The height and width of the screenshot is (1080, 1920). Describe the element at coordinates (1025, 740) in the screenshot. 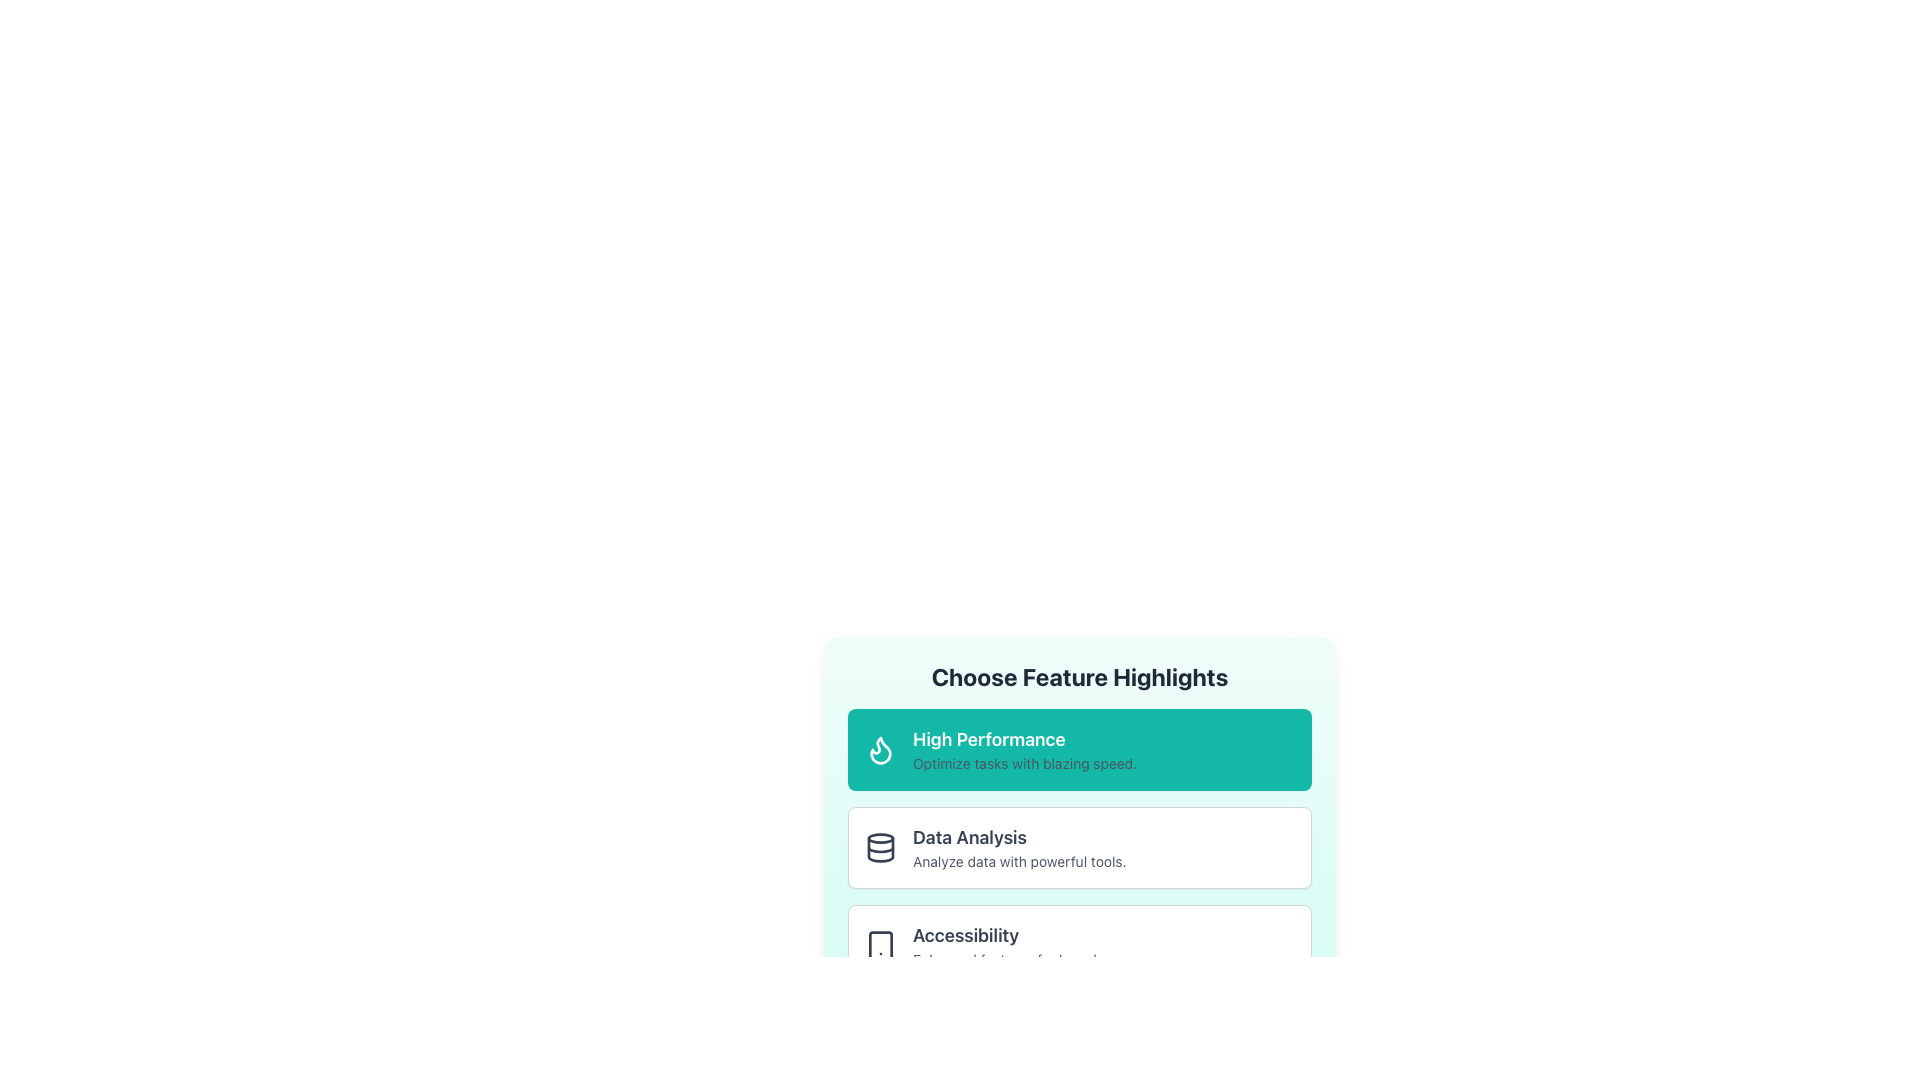

I see `the bold, large text label that reads 'High Performance', which is positioned at the top of a green rectangular section` at that location.